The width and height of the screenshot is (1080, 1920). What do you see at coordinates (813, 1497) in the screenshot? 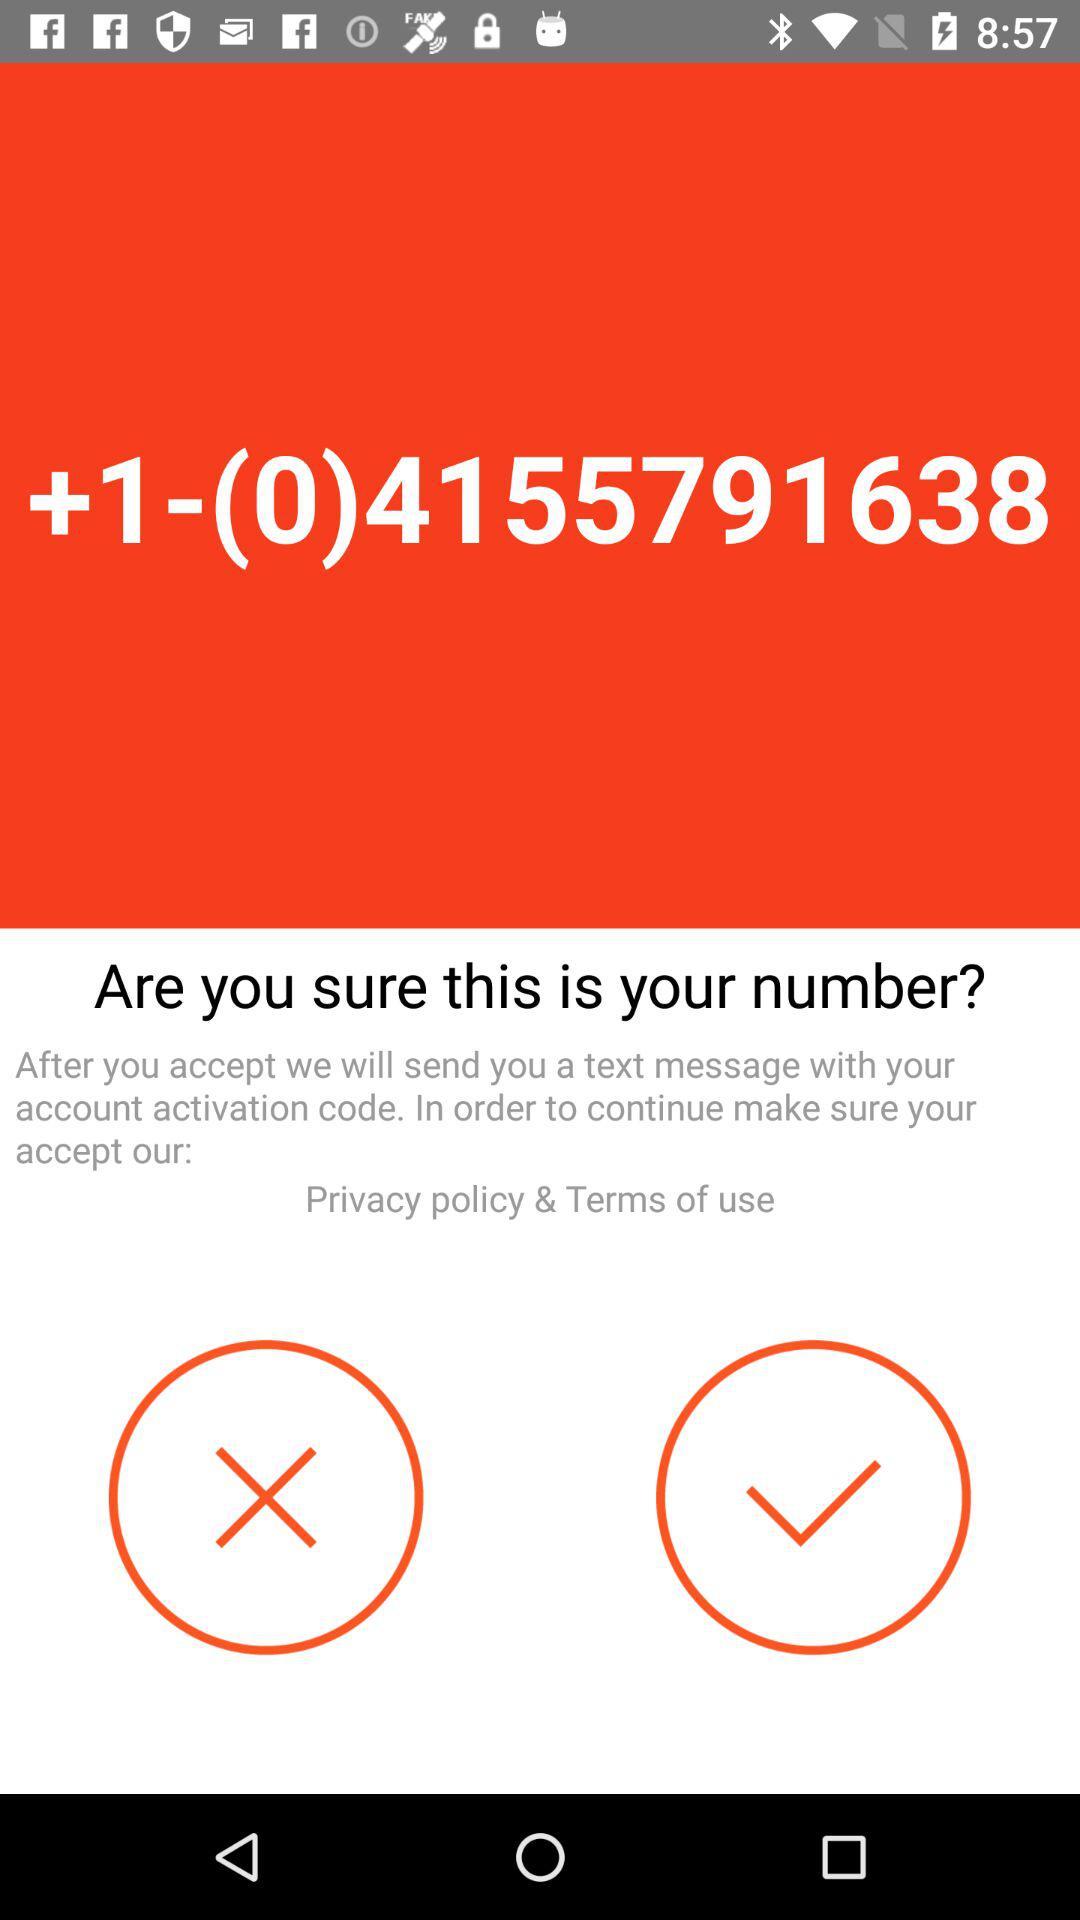
I see `confirm number` at bounding box center [813, 1497].